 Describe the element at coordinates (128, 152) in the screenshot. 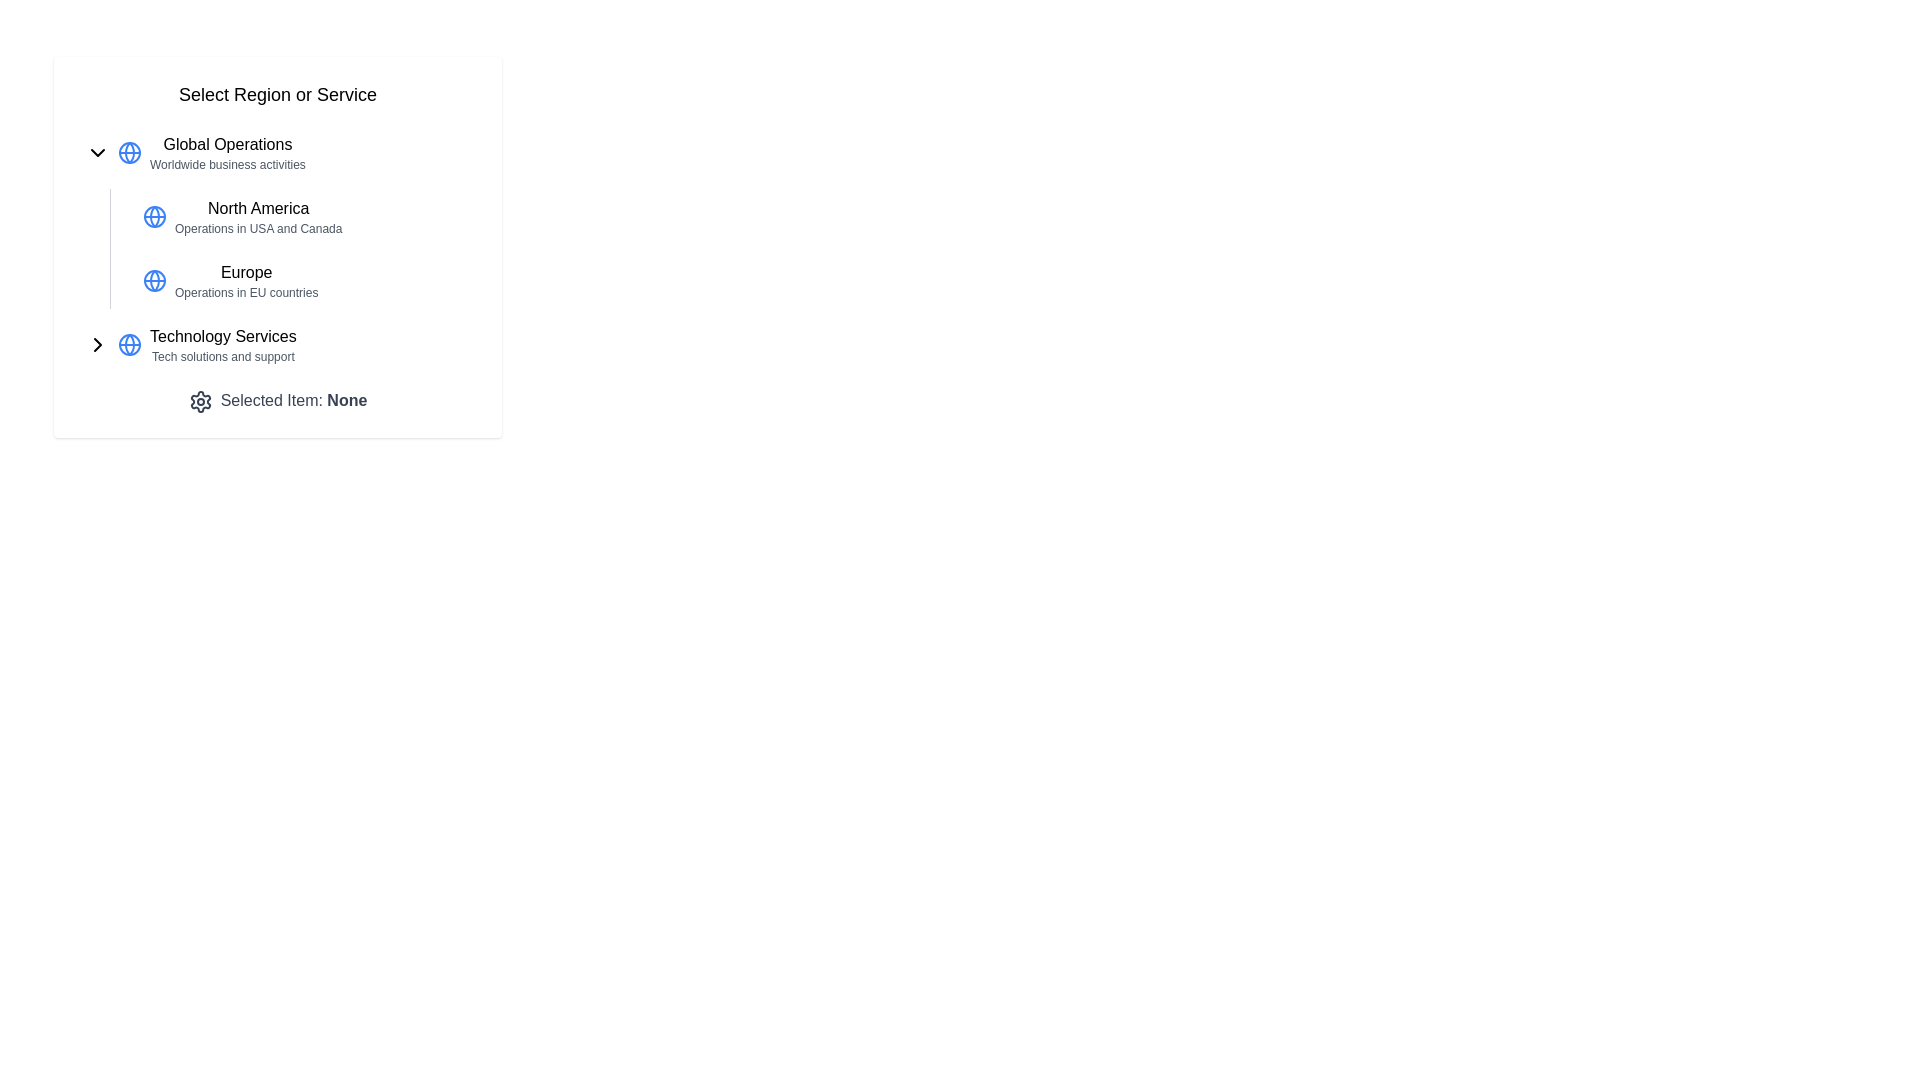

I see `the 'Global Operations' icon which symbolizes the global context, positioned at the leftmost side of the associated text` at that location.